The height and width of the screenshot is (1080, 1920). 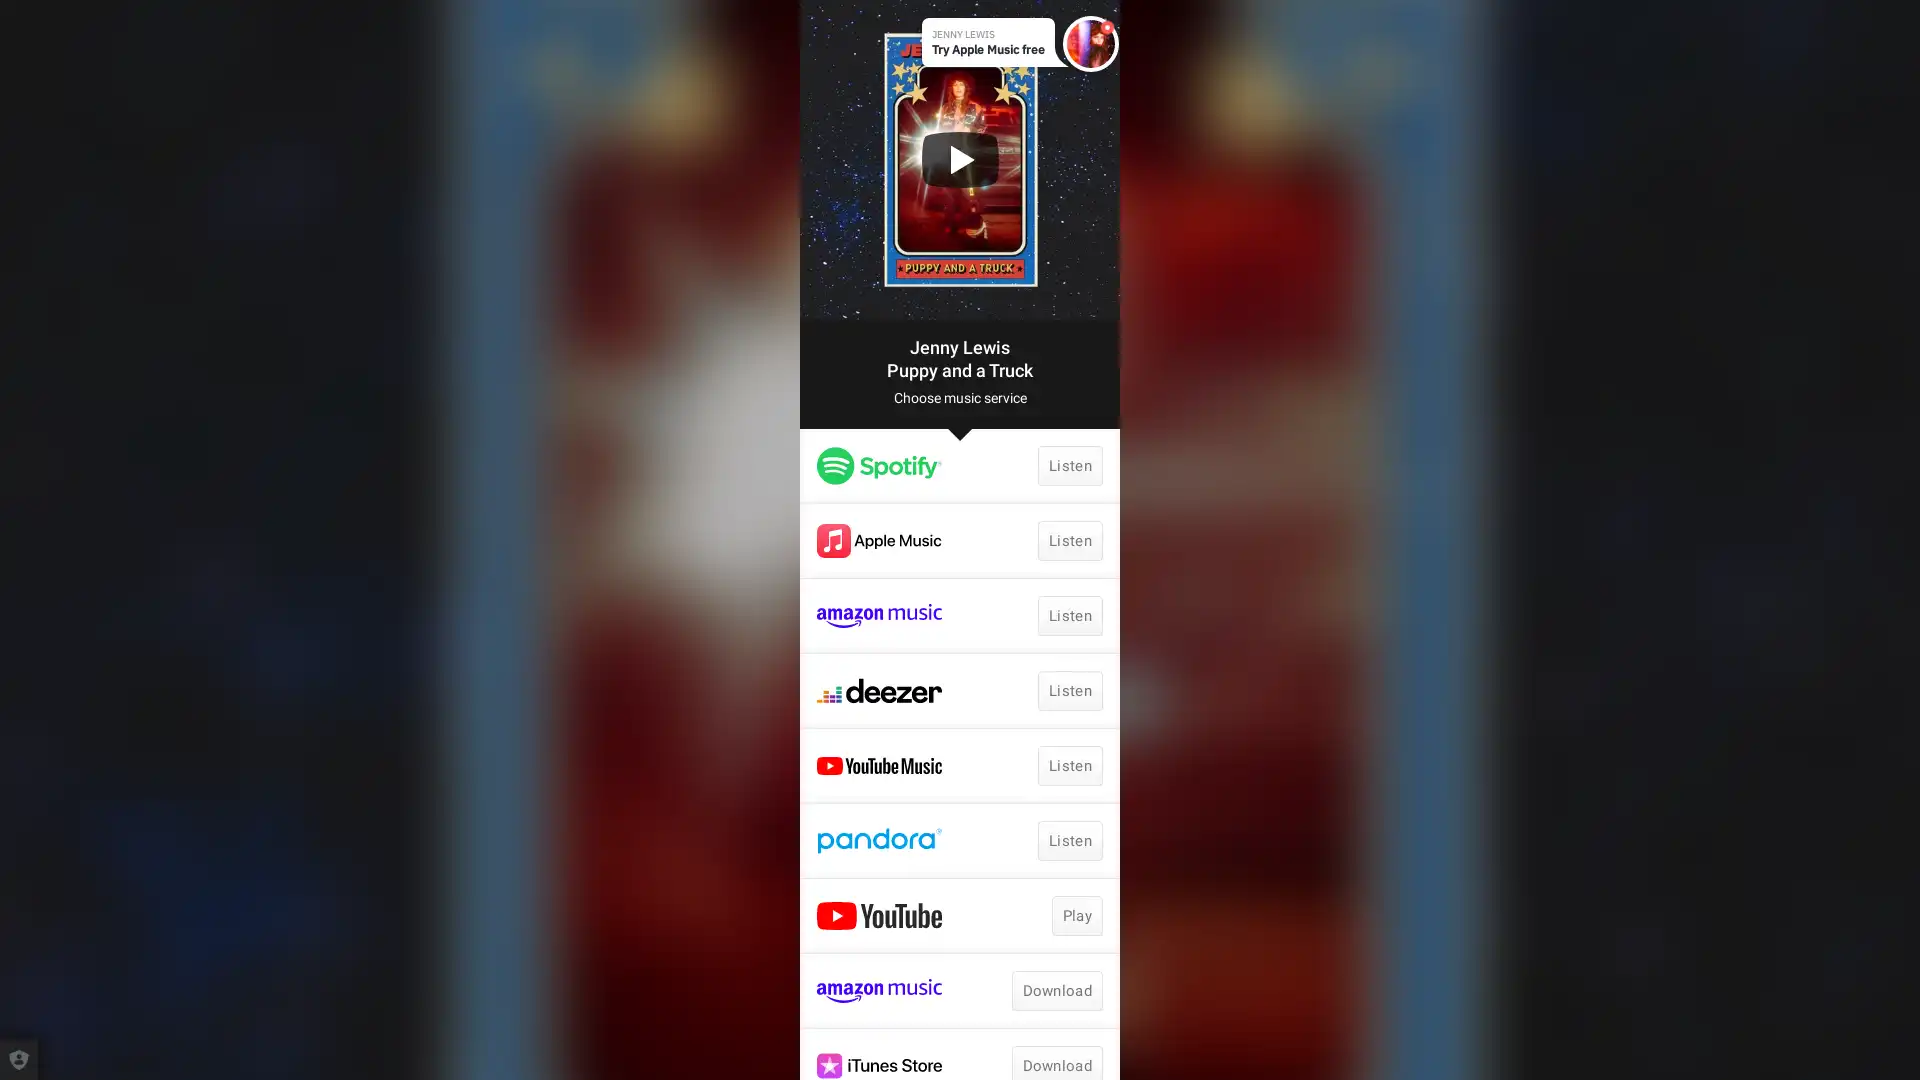 I want to click on Download, so click(x=1055, y=991).